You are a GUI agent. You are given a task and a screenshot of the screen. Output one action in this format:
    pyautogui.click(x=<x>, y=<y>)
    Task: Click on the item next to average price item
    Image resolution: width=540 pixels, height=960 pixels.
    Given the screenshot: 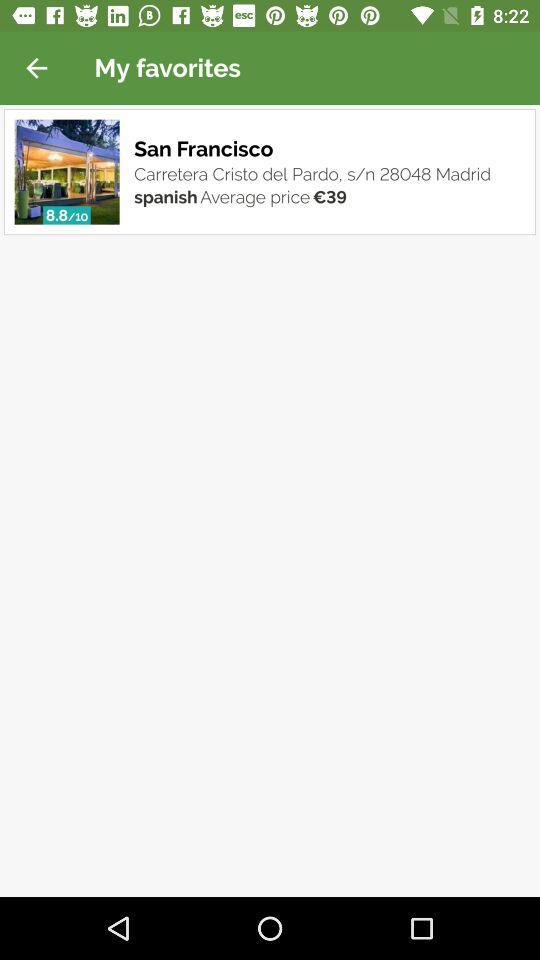 What is the action you would take?
    pyautogui.click(x=164, y=195)
    